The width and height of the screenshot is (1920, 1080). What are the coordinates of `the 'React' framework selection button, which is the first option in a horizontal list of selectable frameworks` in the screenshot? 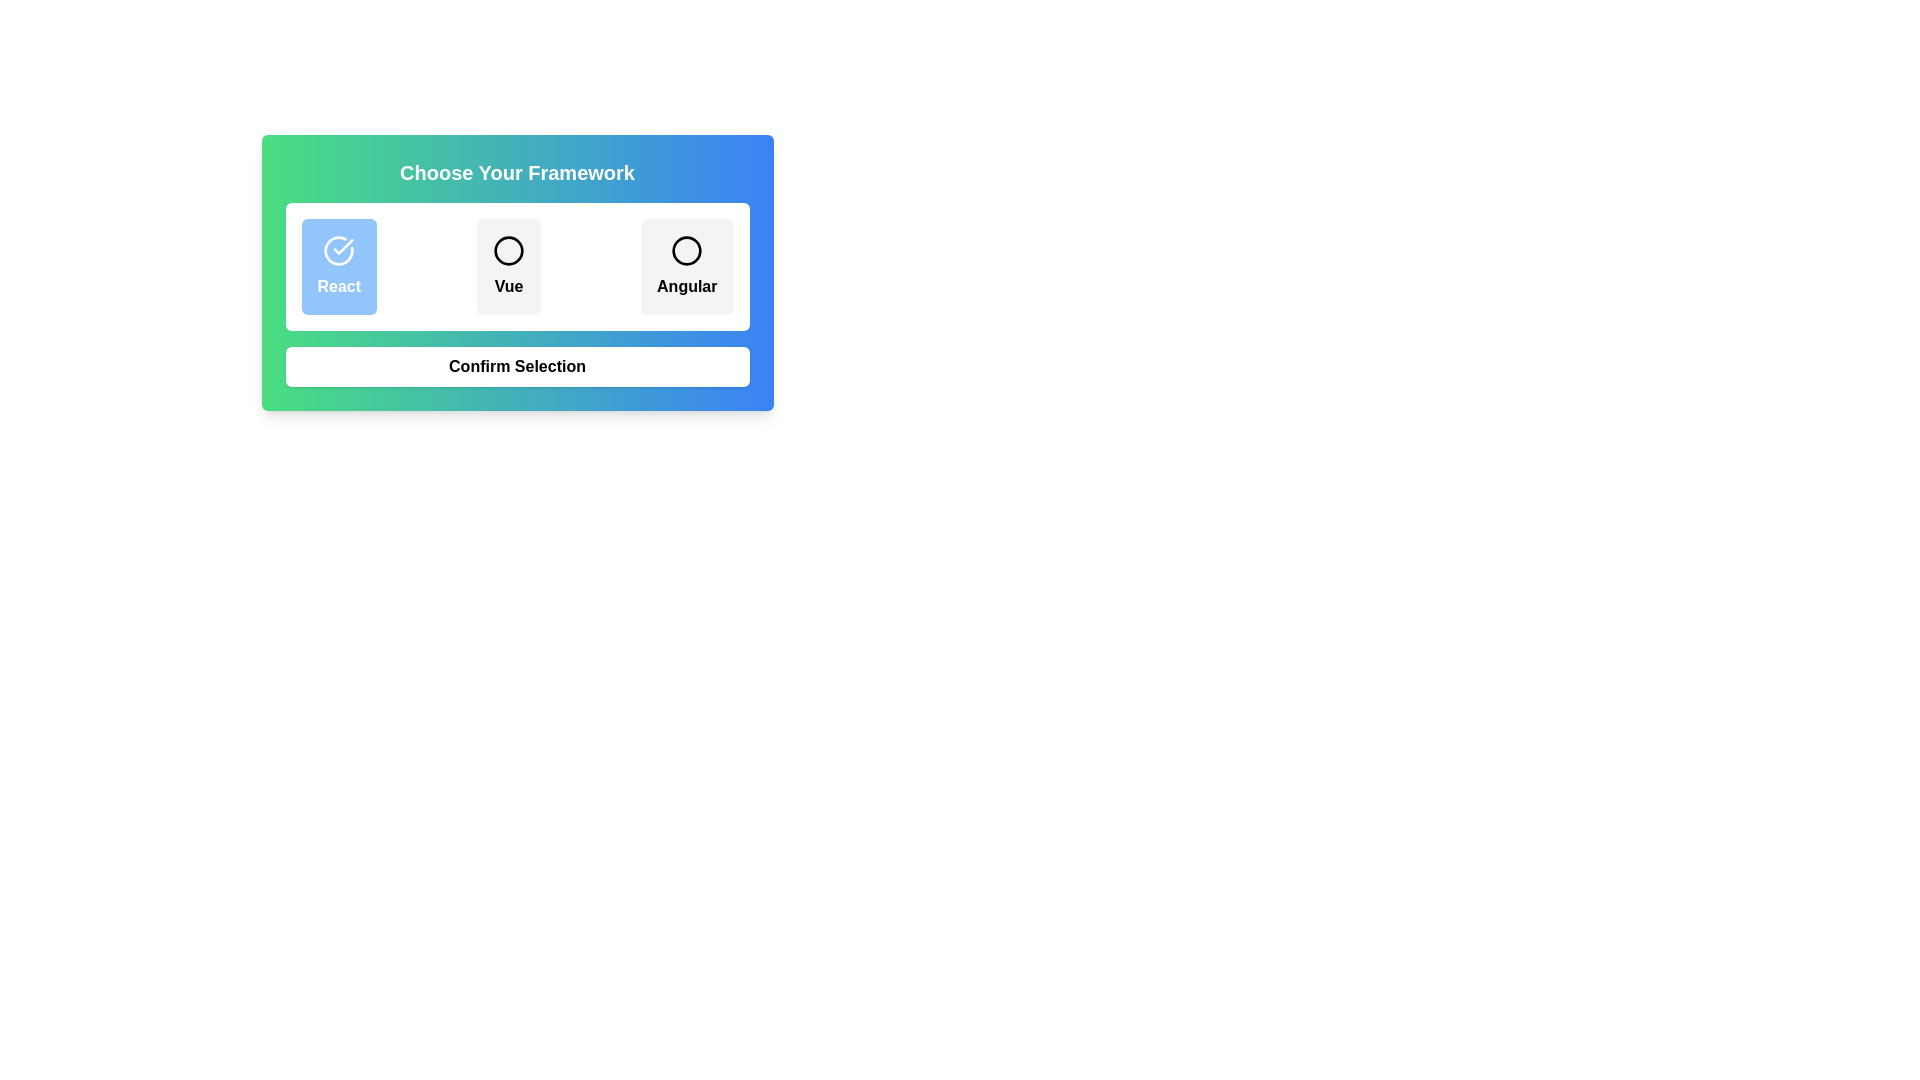 It's located at (339, 265).